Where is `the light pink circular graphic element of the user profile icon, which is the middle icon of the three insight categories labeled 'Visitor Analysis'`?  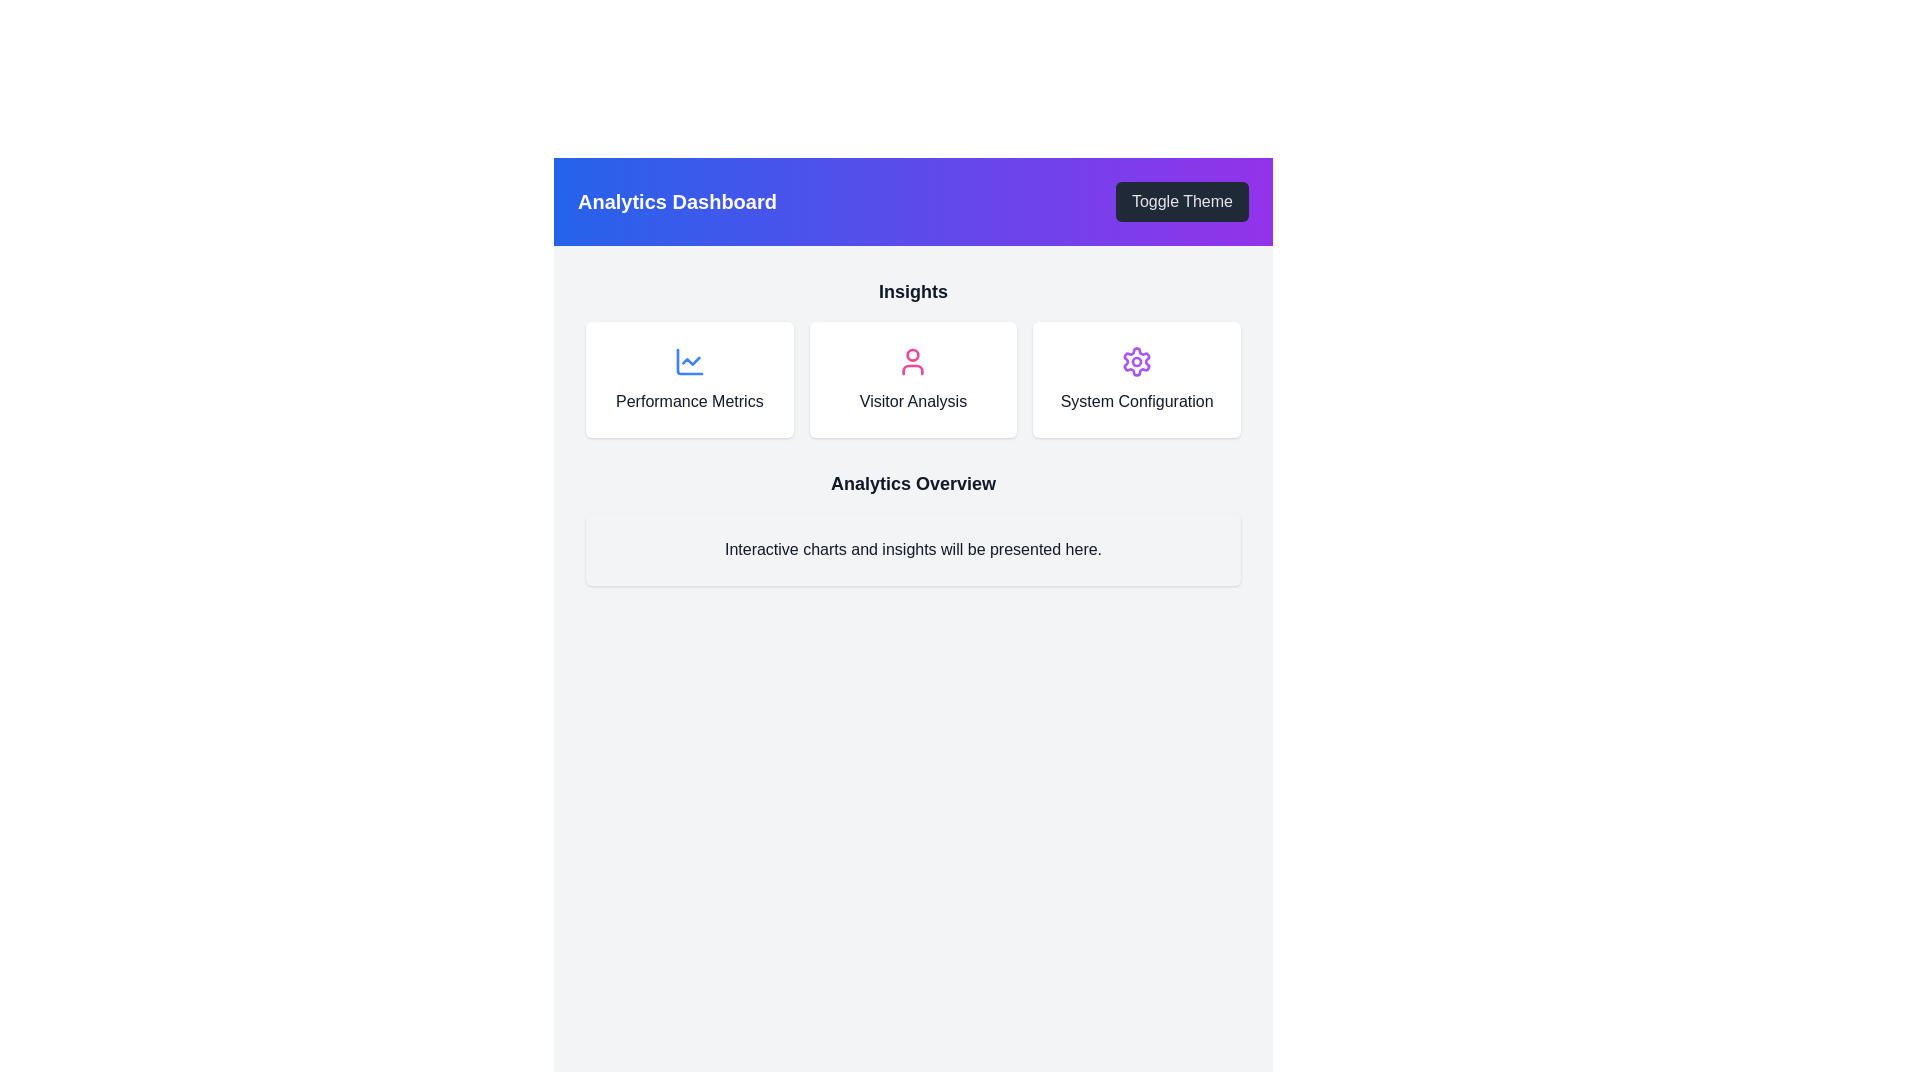
the light pink circular graphic element of the user profile icon, which is the middle icon of the three insight categories labeled 'Visitor Analysis' is located at coordinates (912, 354).